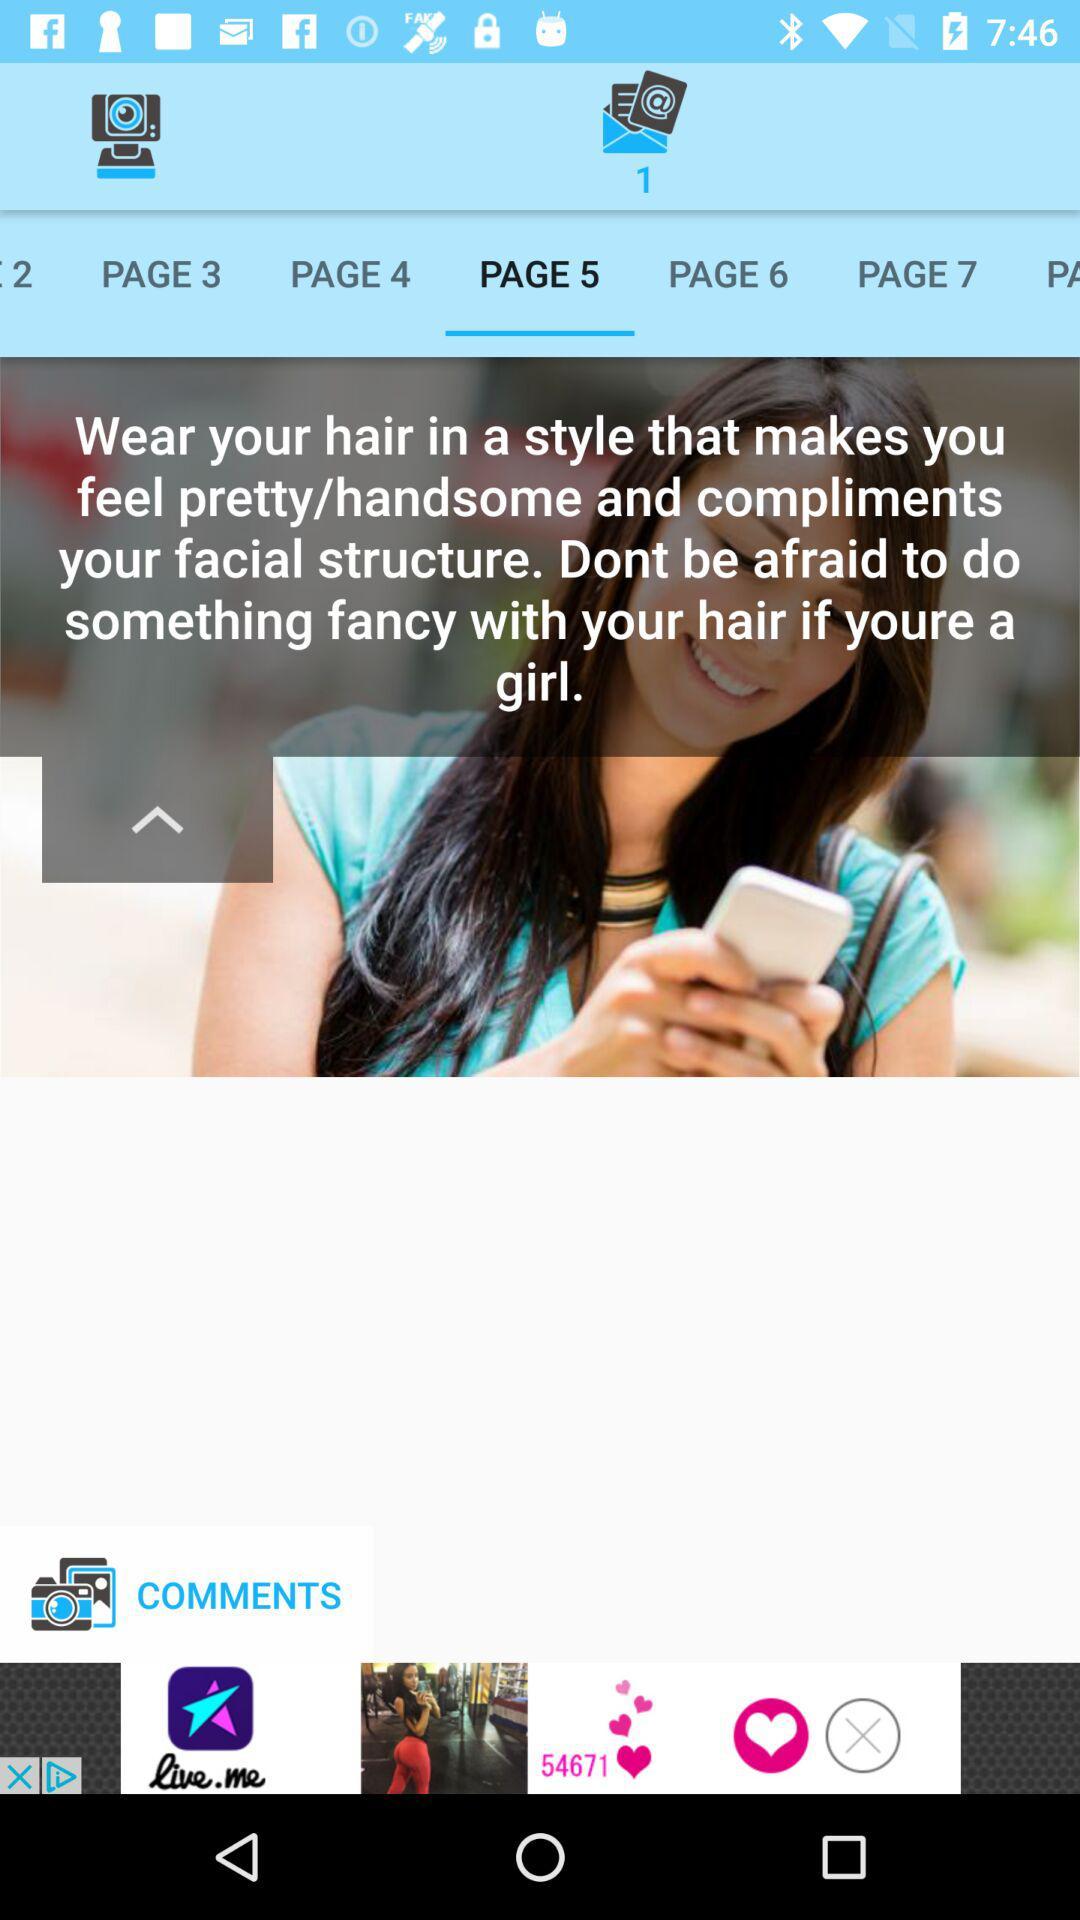  Describe the element at coordinates (156, 820) in the screenshot. I see `icon which is above the comments` at that location.